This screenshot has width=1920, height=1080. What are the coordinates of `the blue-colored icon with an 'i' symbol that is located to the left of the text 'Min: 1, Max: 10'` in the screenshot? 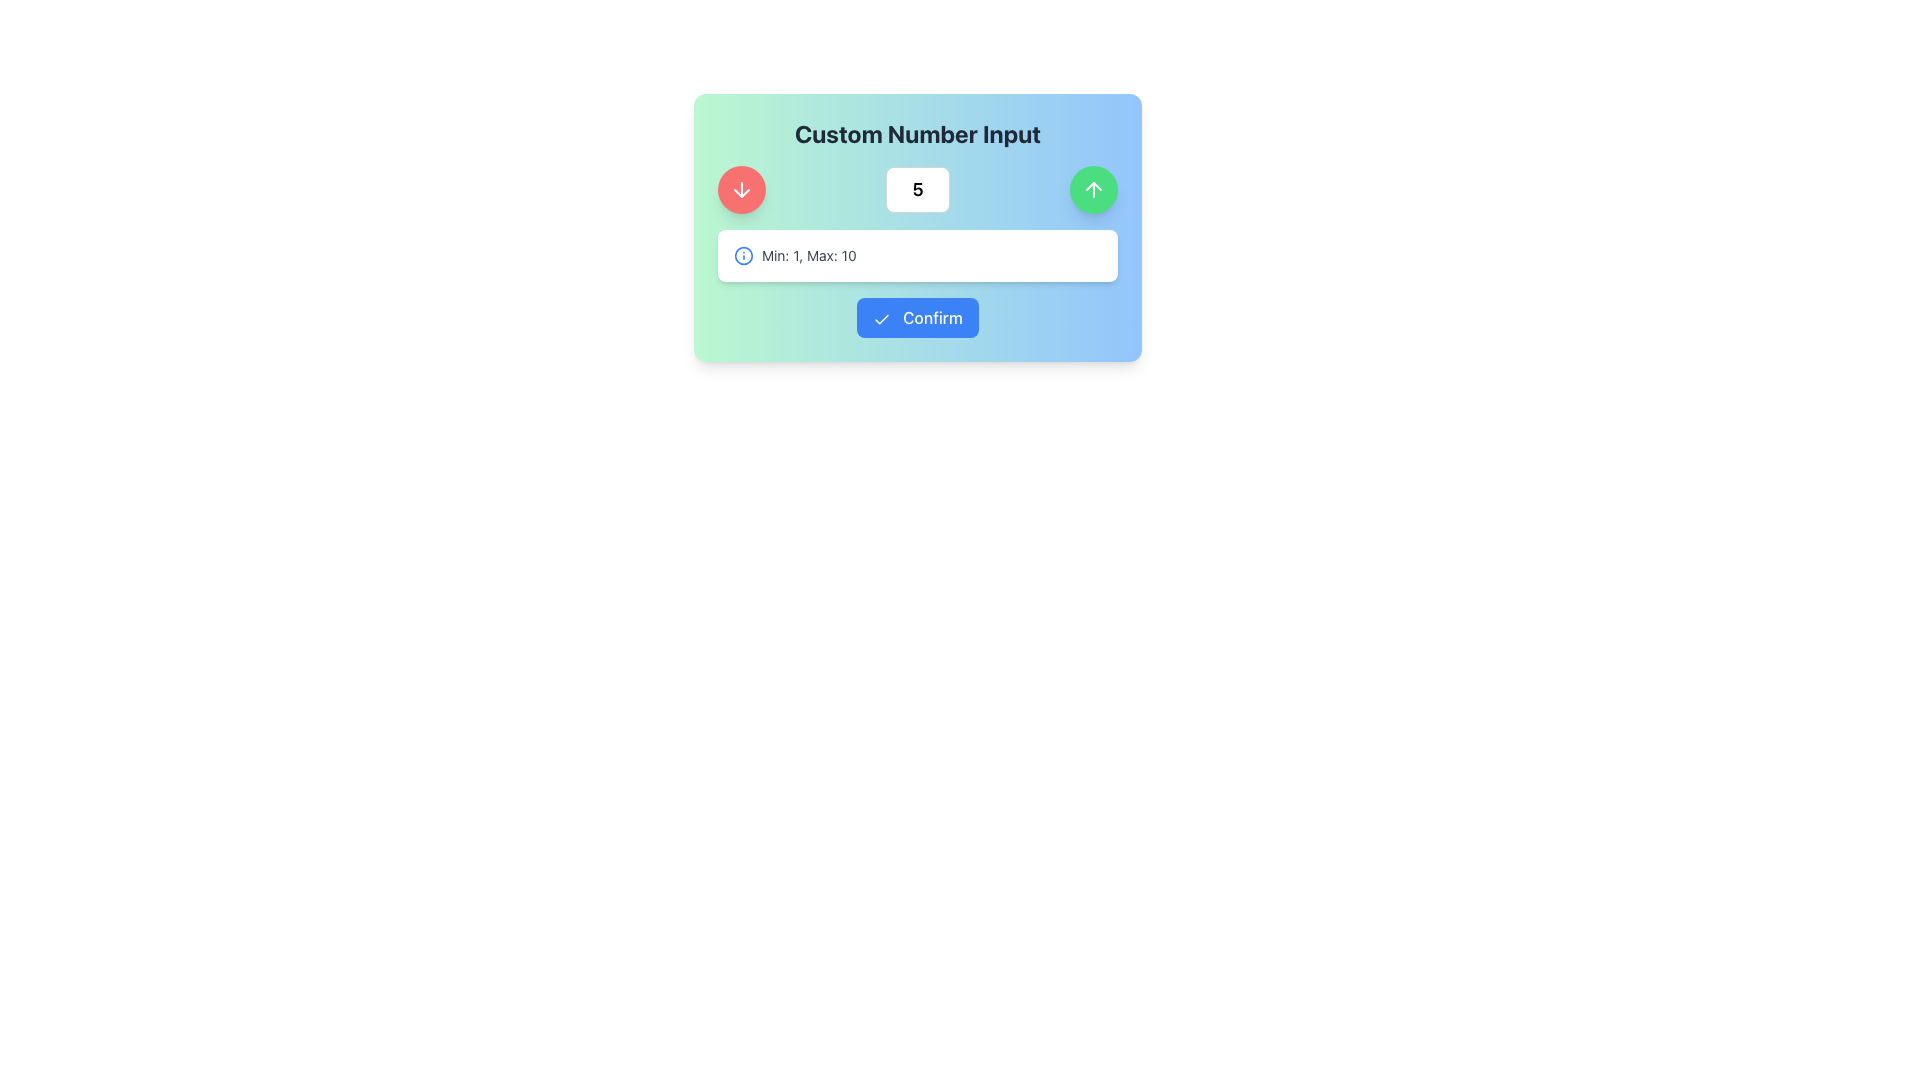 It's located at (743, 254).